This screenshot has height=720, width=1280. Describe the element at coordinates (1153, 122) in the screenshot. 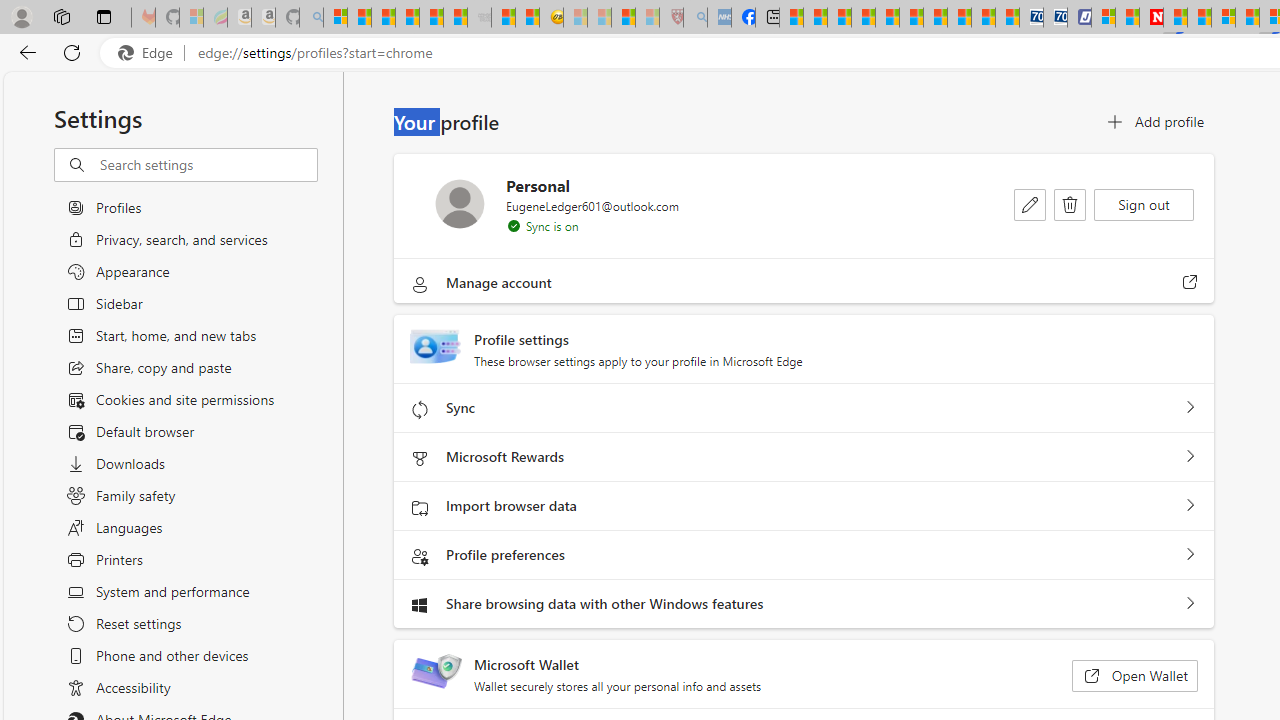

I see `'Add profile'` at that location.